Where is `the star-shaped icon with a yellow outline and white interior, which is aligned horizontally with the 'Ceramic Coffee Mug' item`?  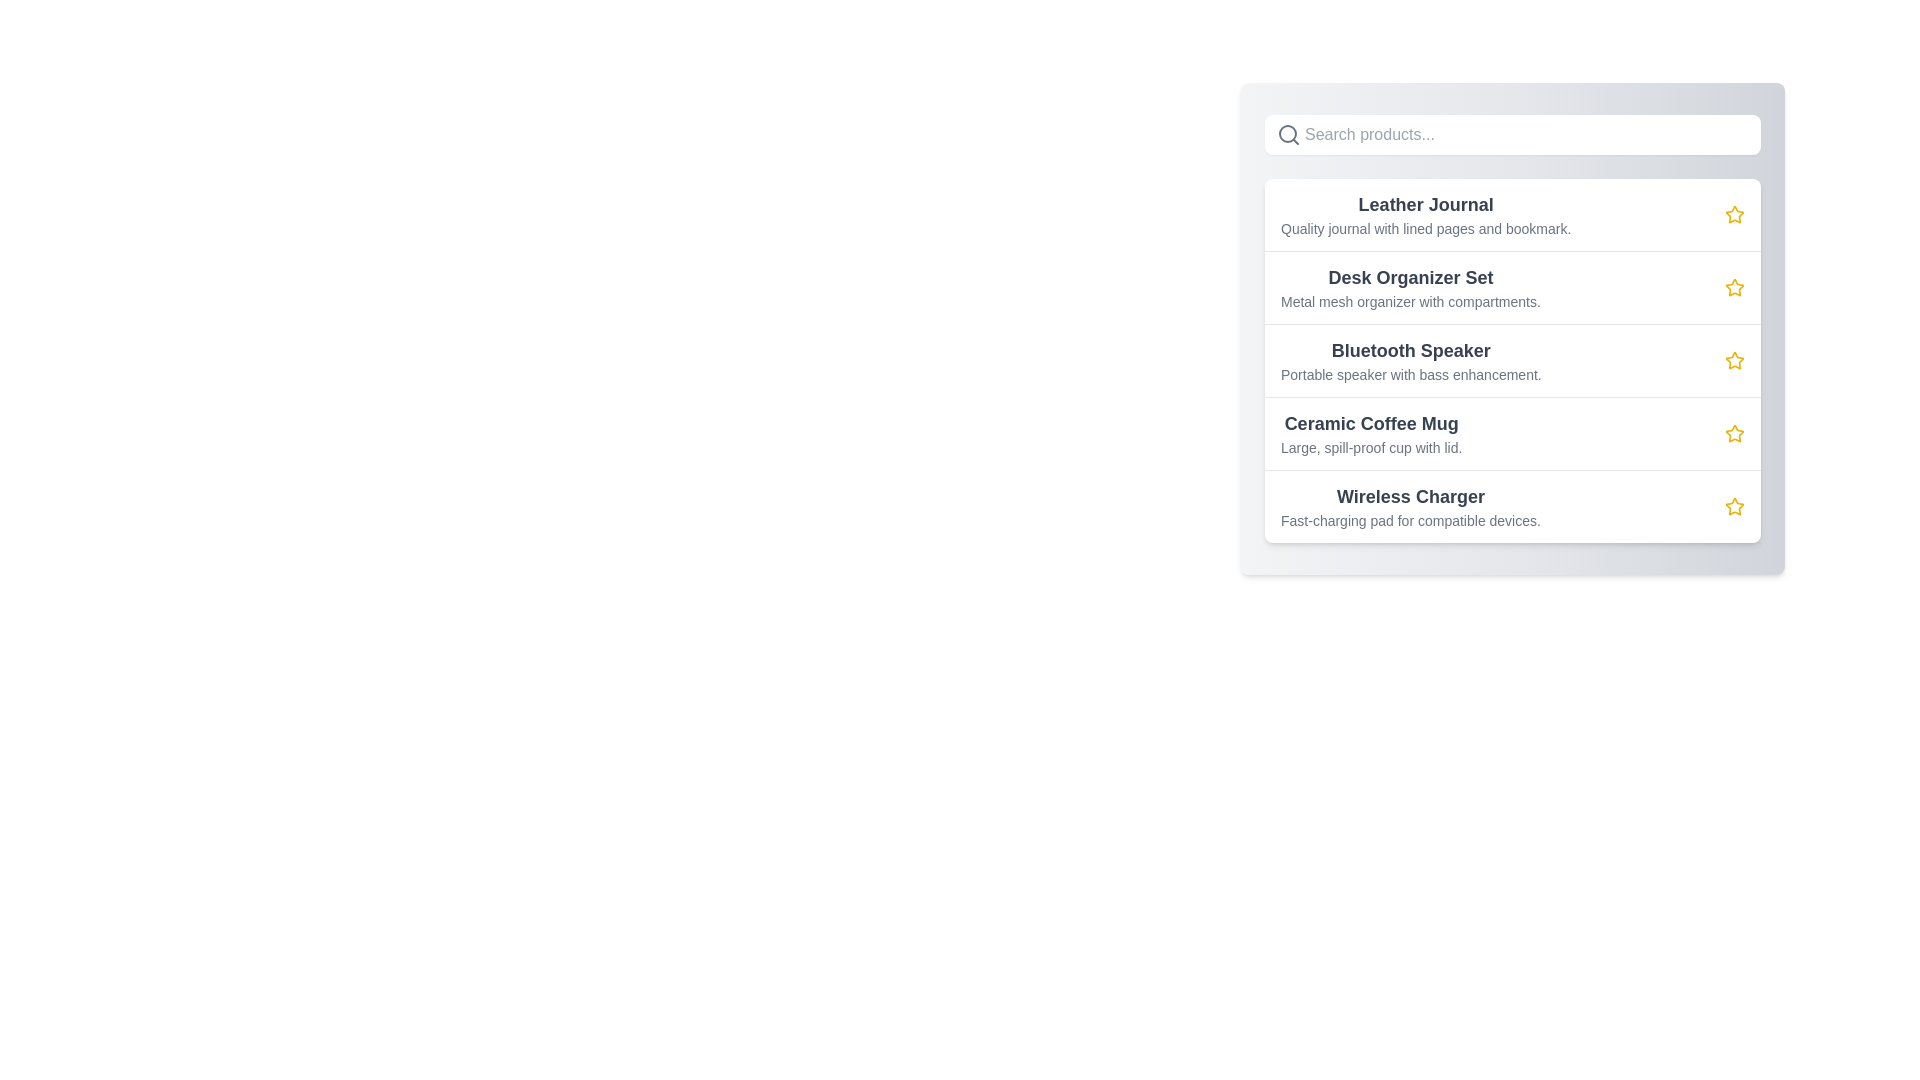
the star-shaped icon with a yellow outline and white interior, which is aligned horizontally with the 'Ceramic Coffee Mug' item is located at coordinates (1733, 432).